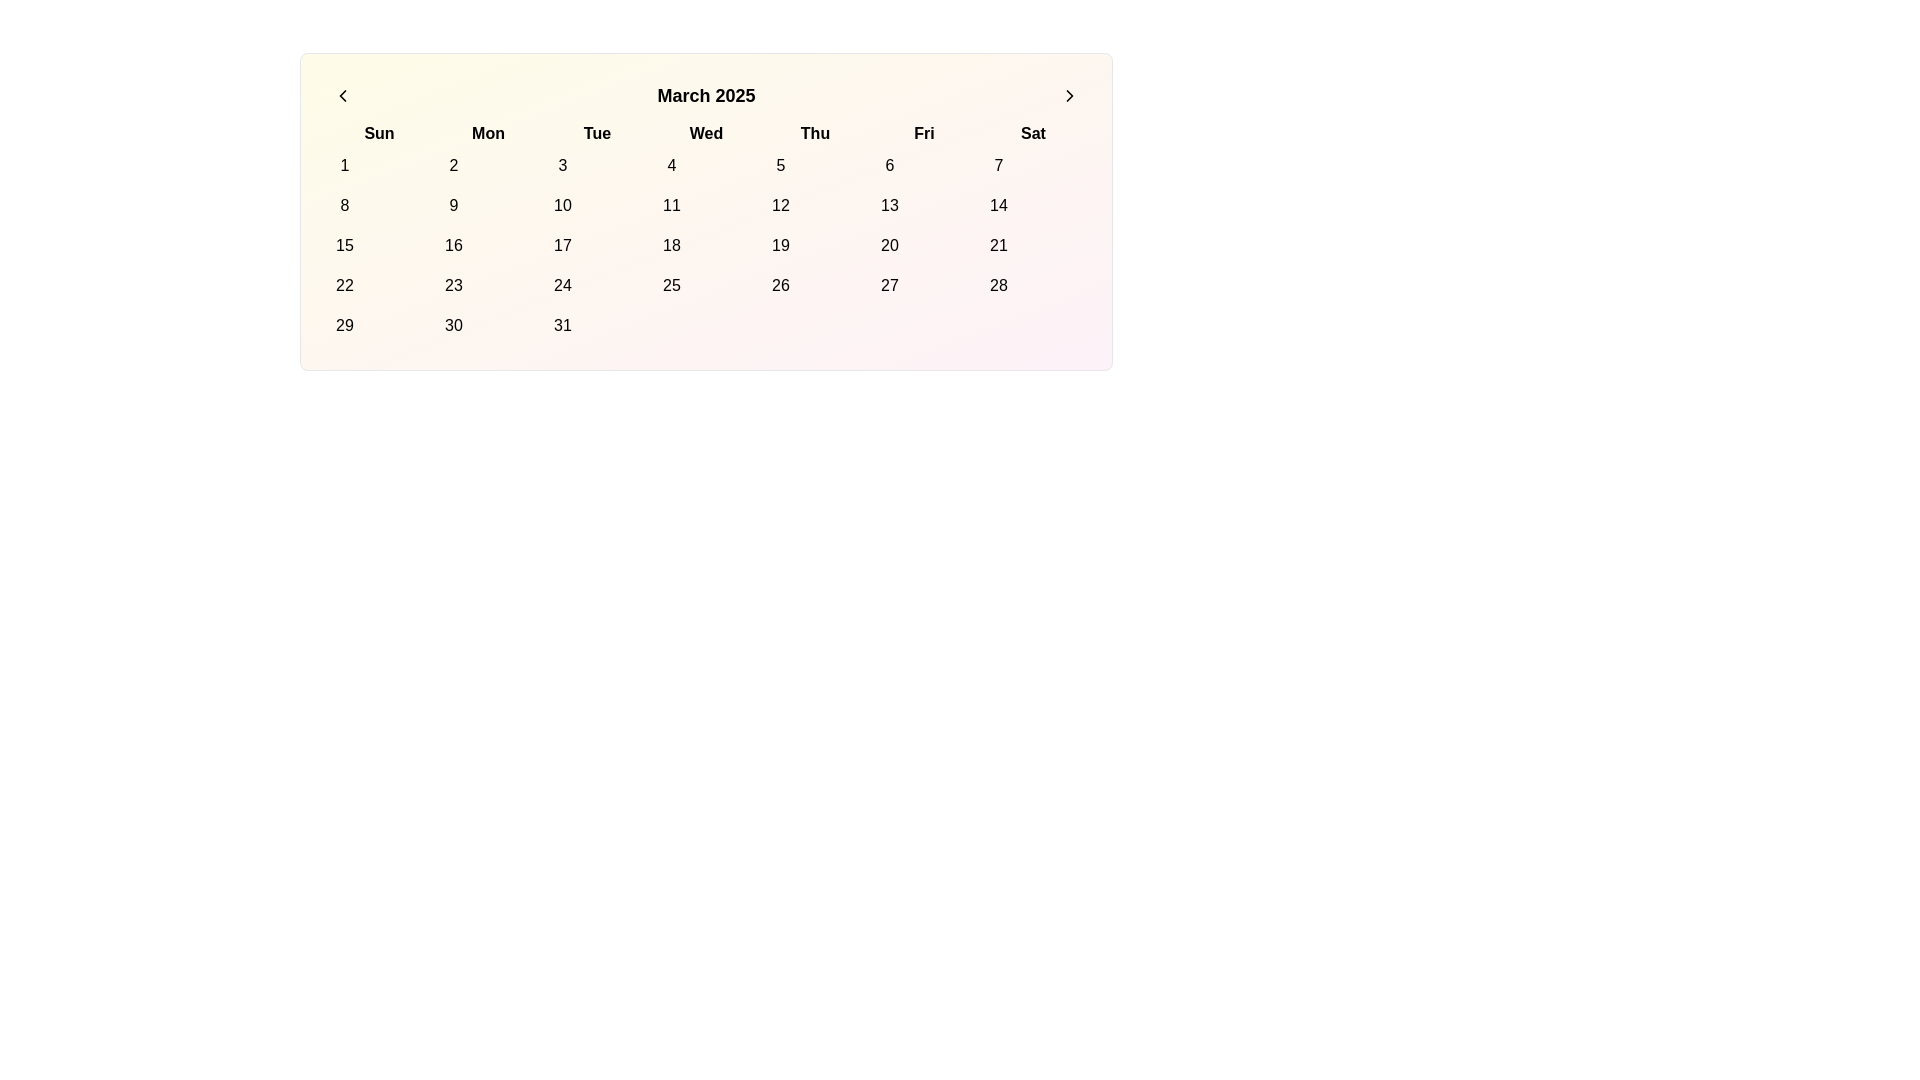  Describe the element at coordinates (998, 245) in the screenshot. I see `the button representing the date '21' in the calendar, located in the sixth column of the fourth row under the 'Sat' column header` at that location.